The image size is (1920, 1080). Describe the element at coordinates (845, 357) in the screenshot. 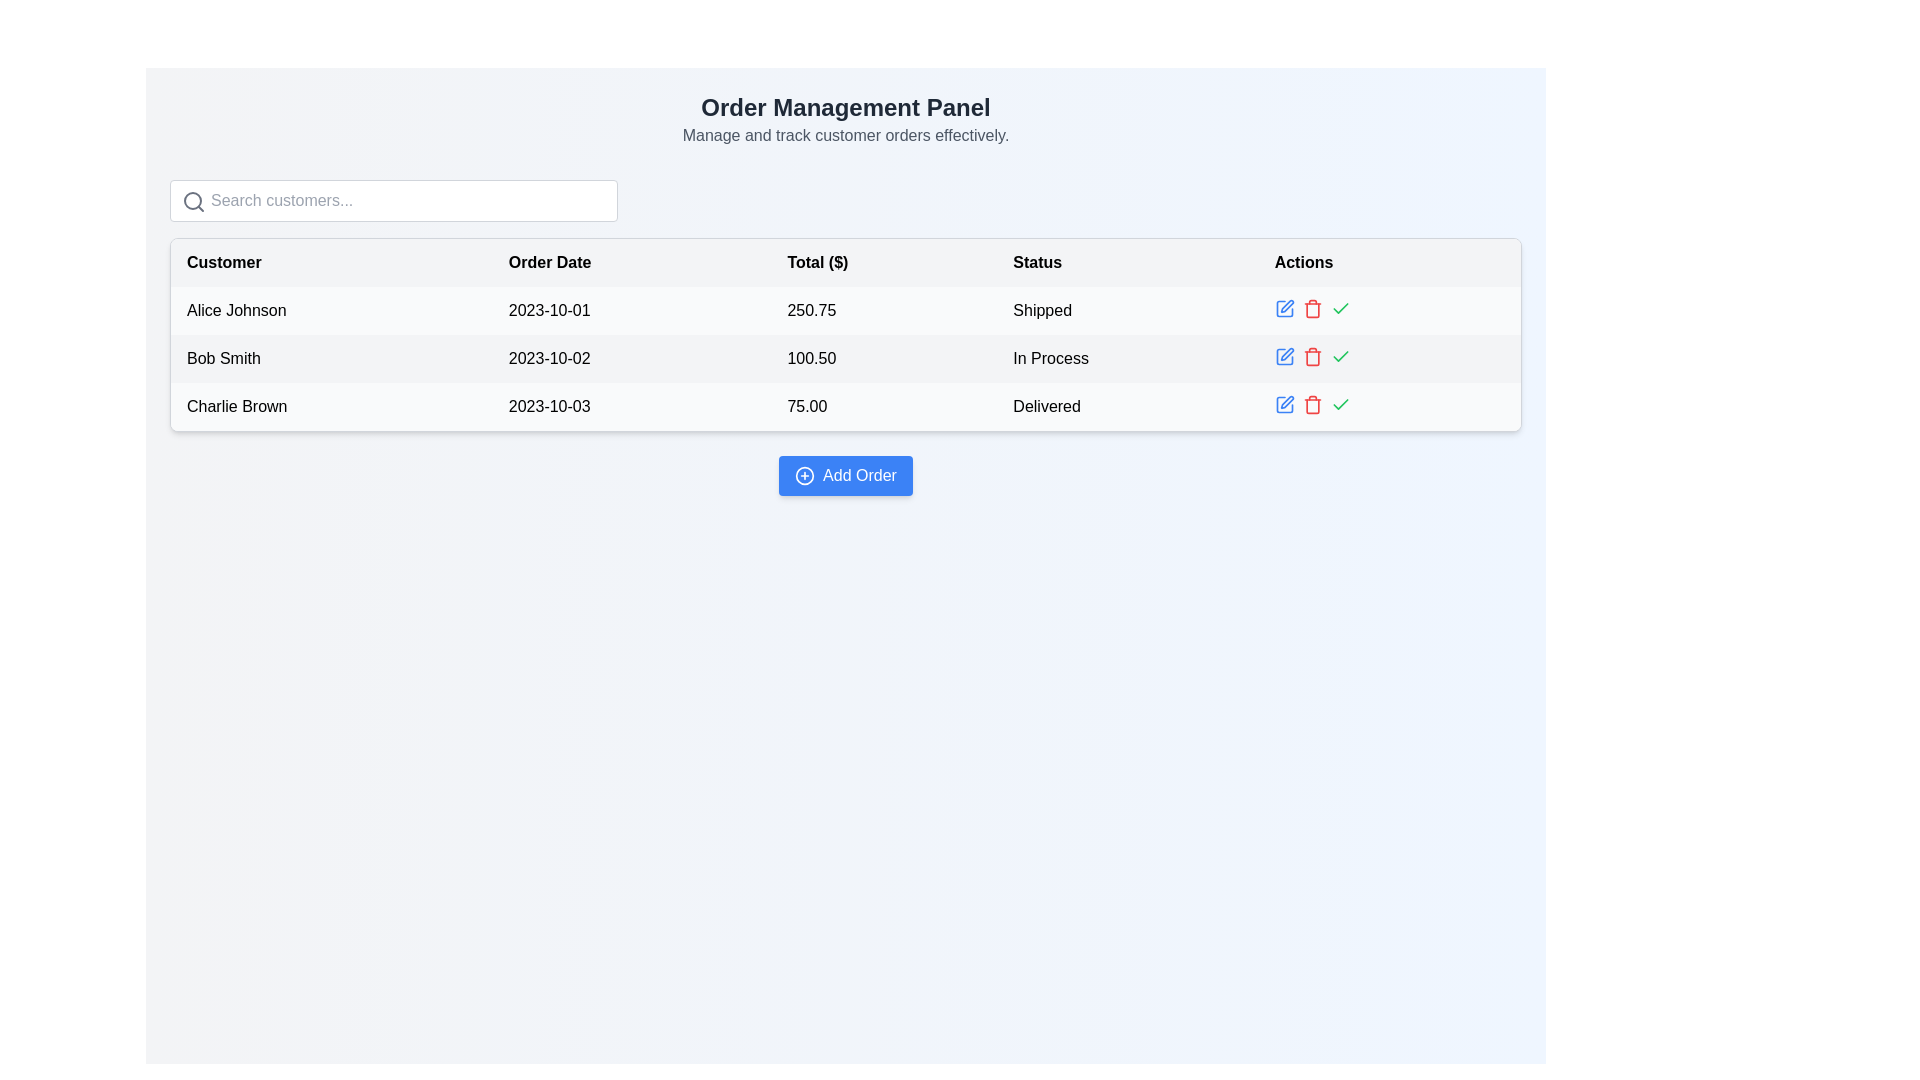

I see `the data row in the table that provides detailed information about a specific customer's order, located between the rows for 'Alice Johnson' and 'Charlie Brown'` at that location.